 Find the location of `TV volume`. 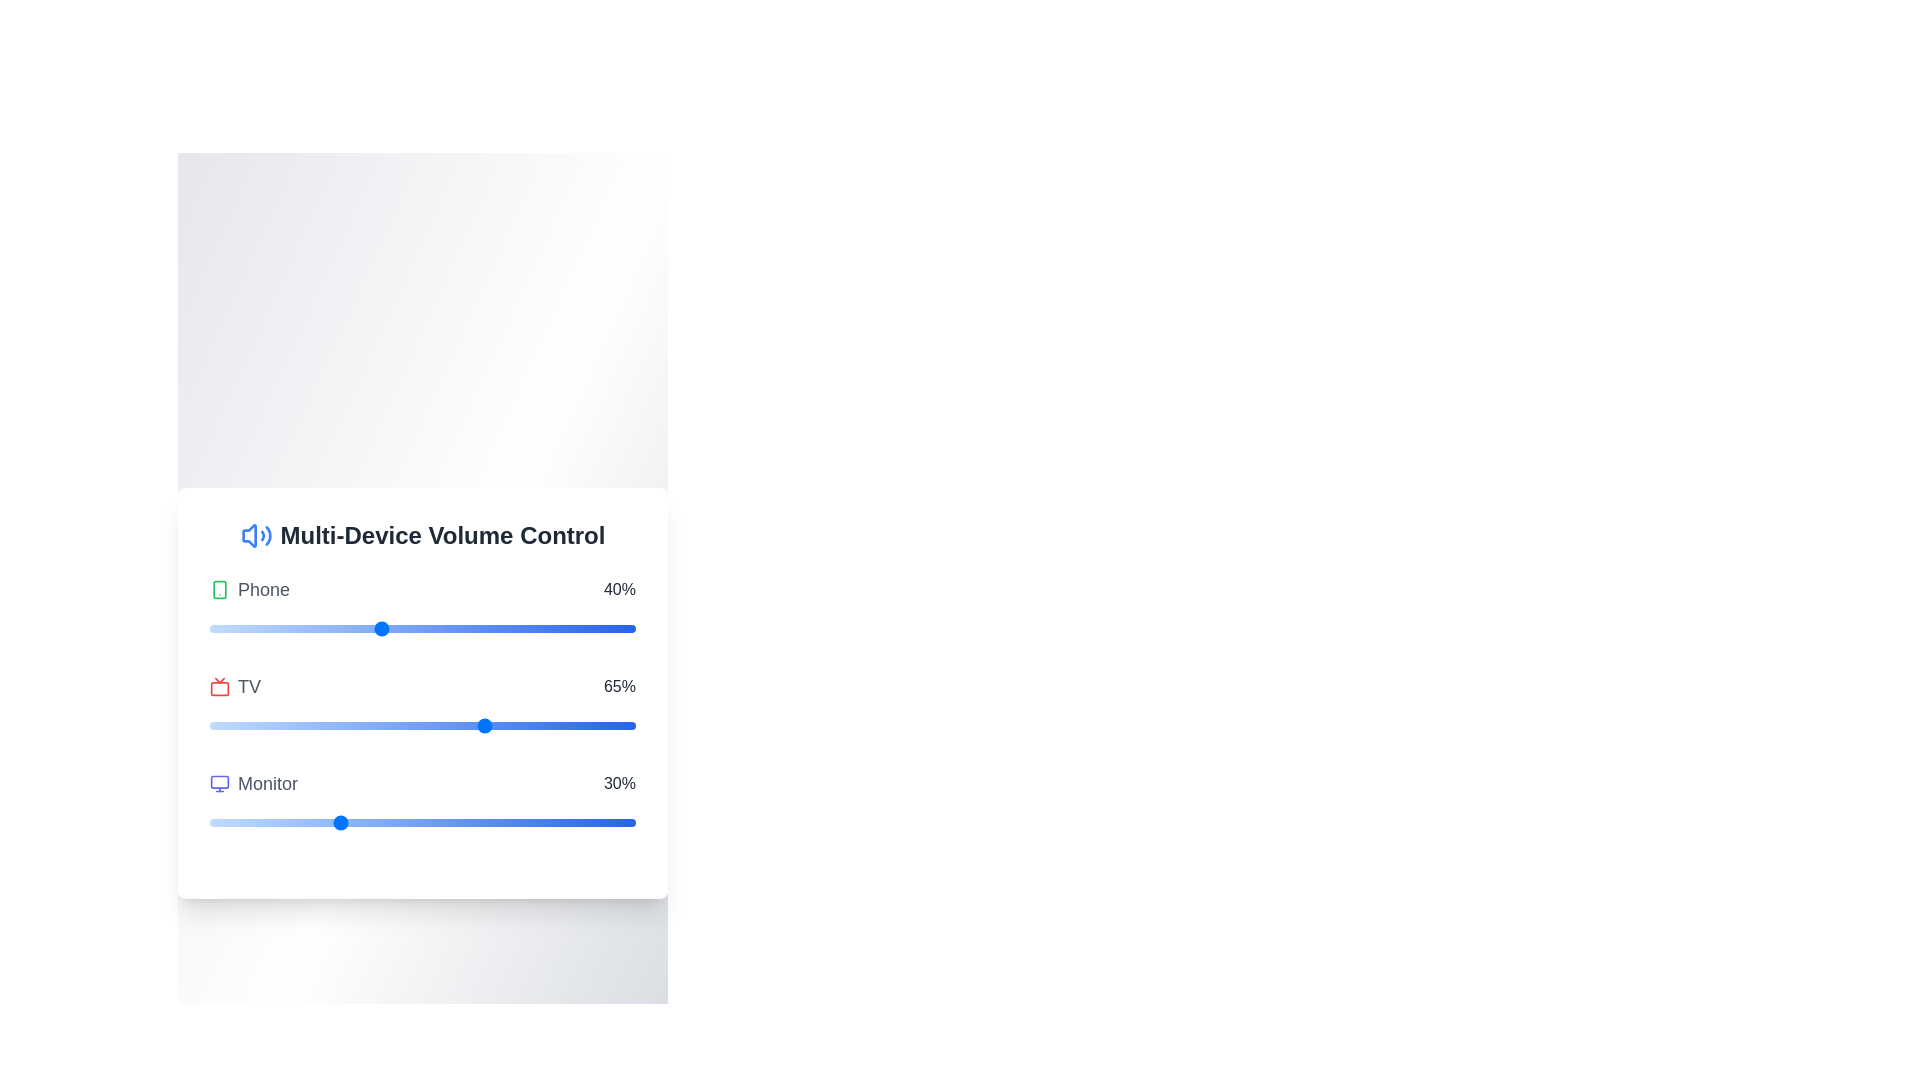

TV volume is located at coordinates (504, 725).